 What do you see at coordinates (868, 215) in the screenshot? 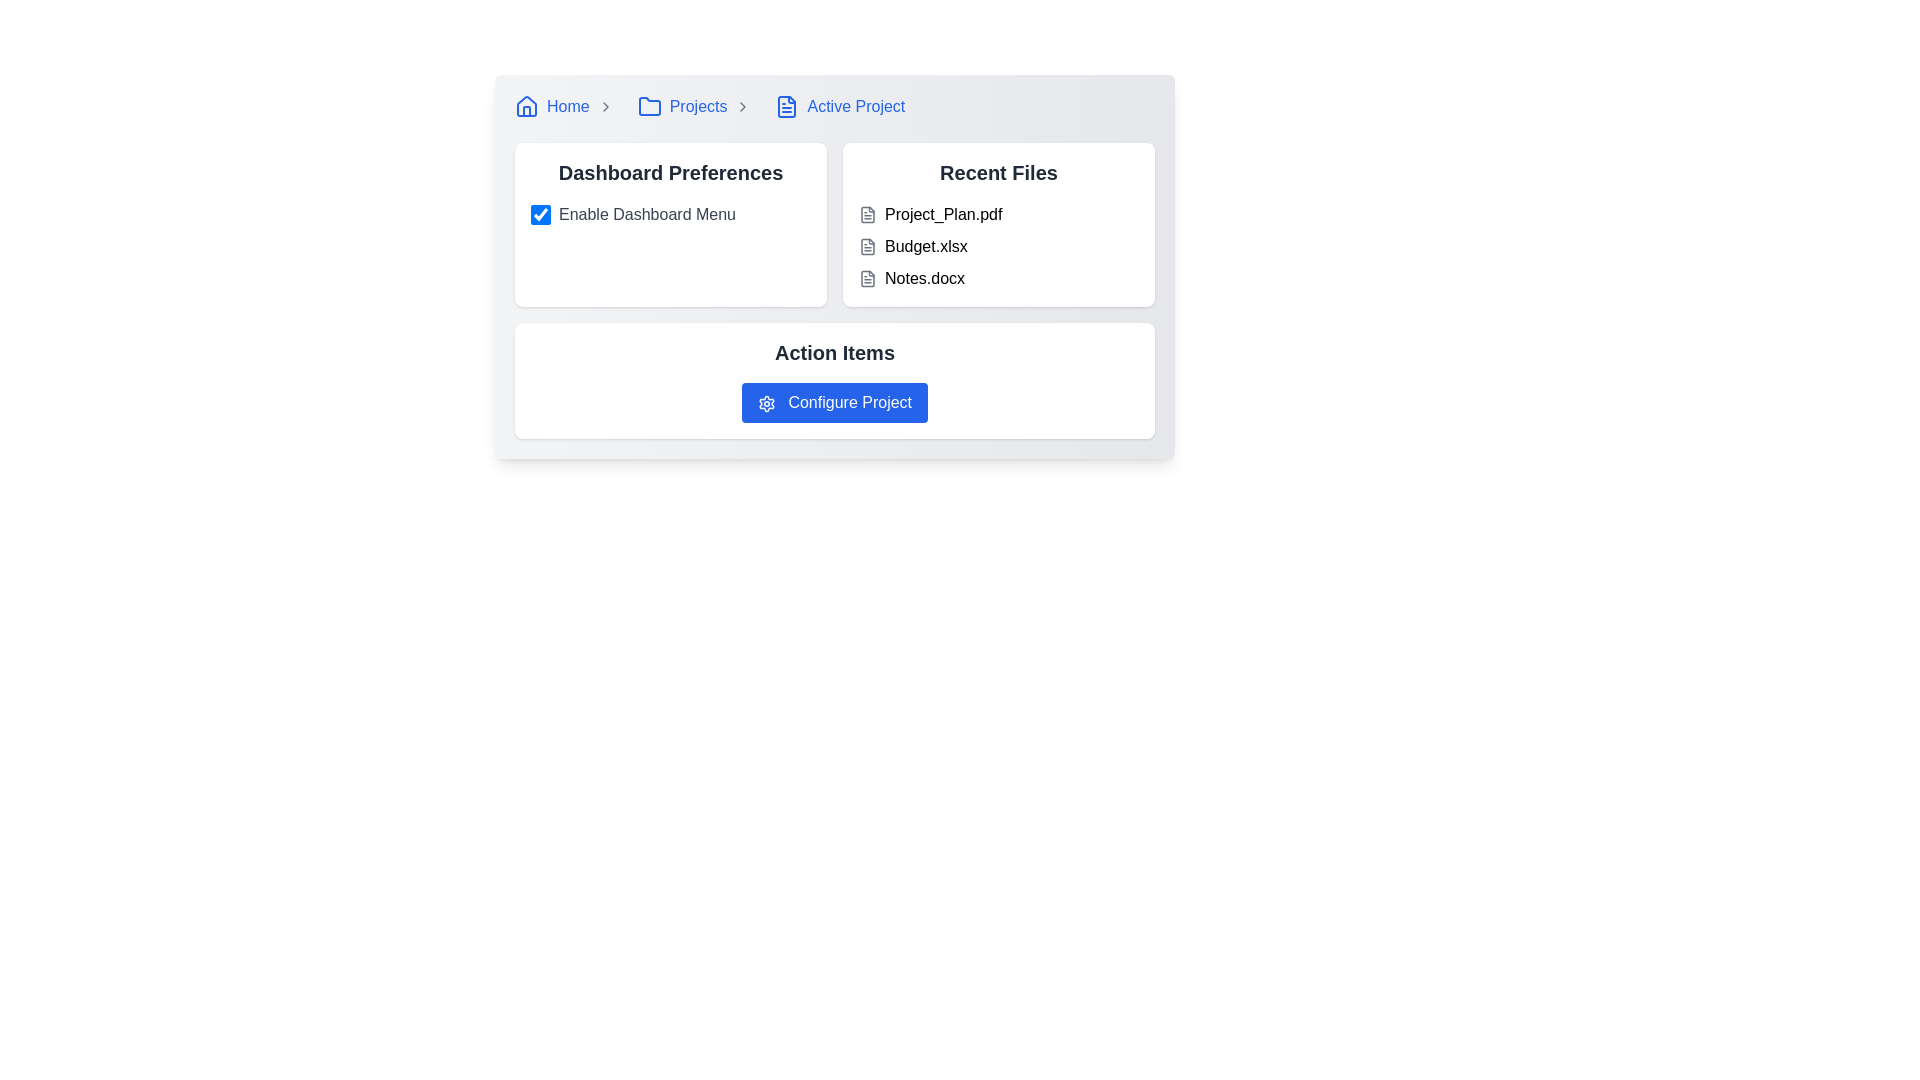
I see `the grayish document icon, which is part of a file-like icon group located on the left side of the recent files list` at bounding box center [868, 215].